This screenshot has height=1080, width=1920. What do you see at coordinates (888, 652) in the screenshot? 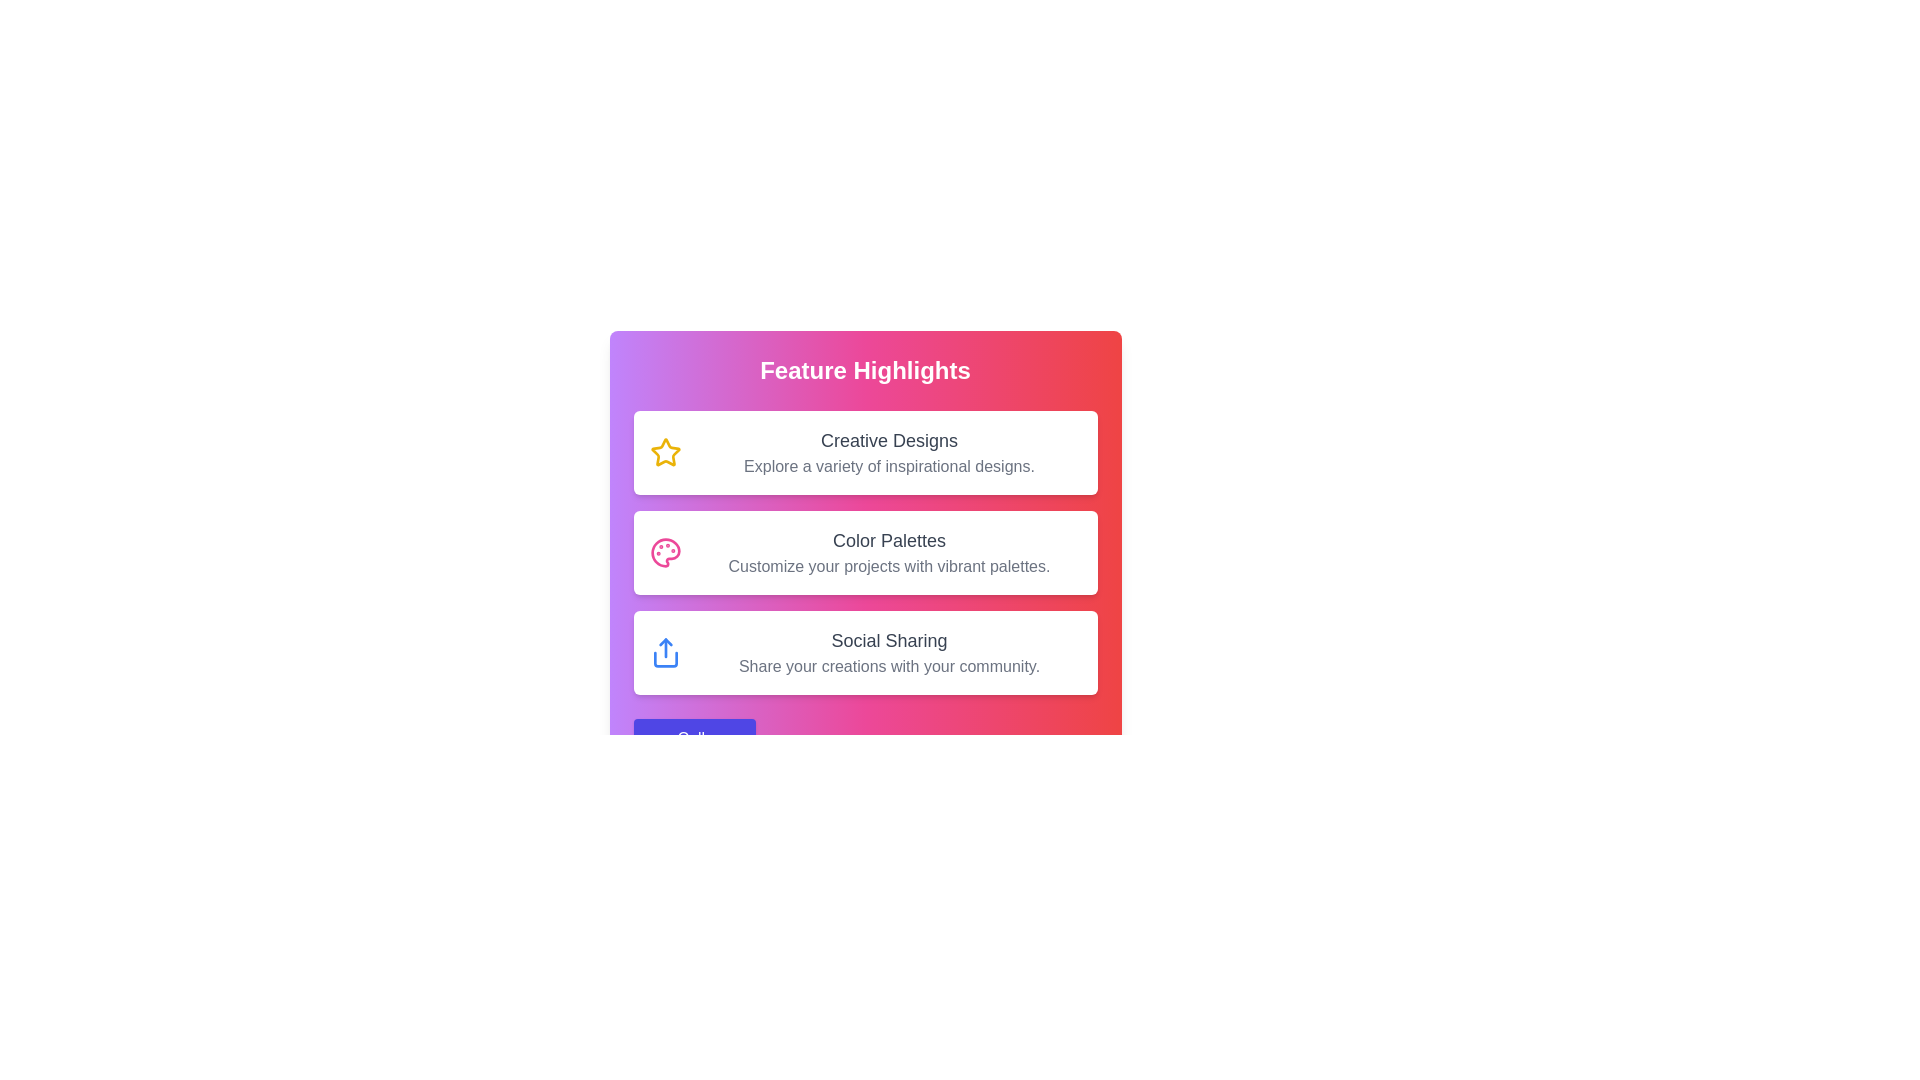
I see `informational text block about 'Social Sharing' located below the 'Color Palettes' section and above subsequent elements, which is the third item under the 'Feature Highlights' header` at bounding box center [888, 652].